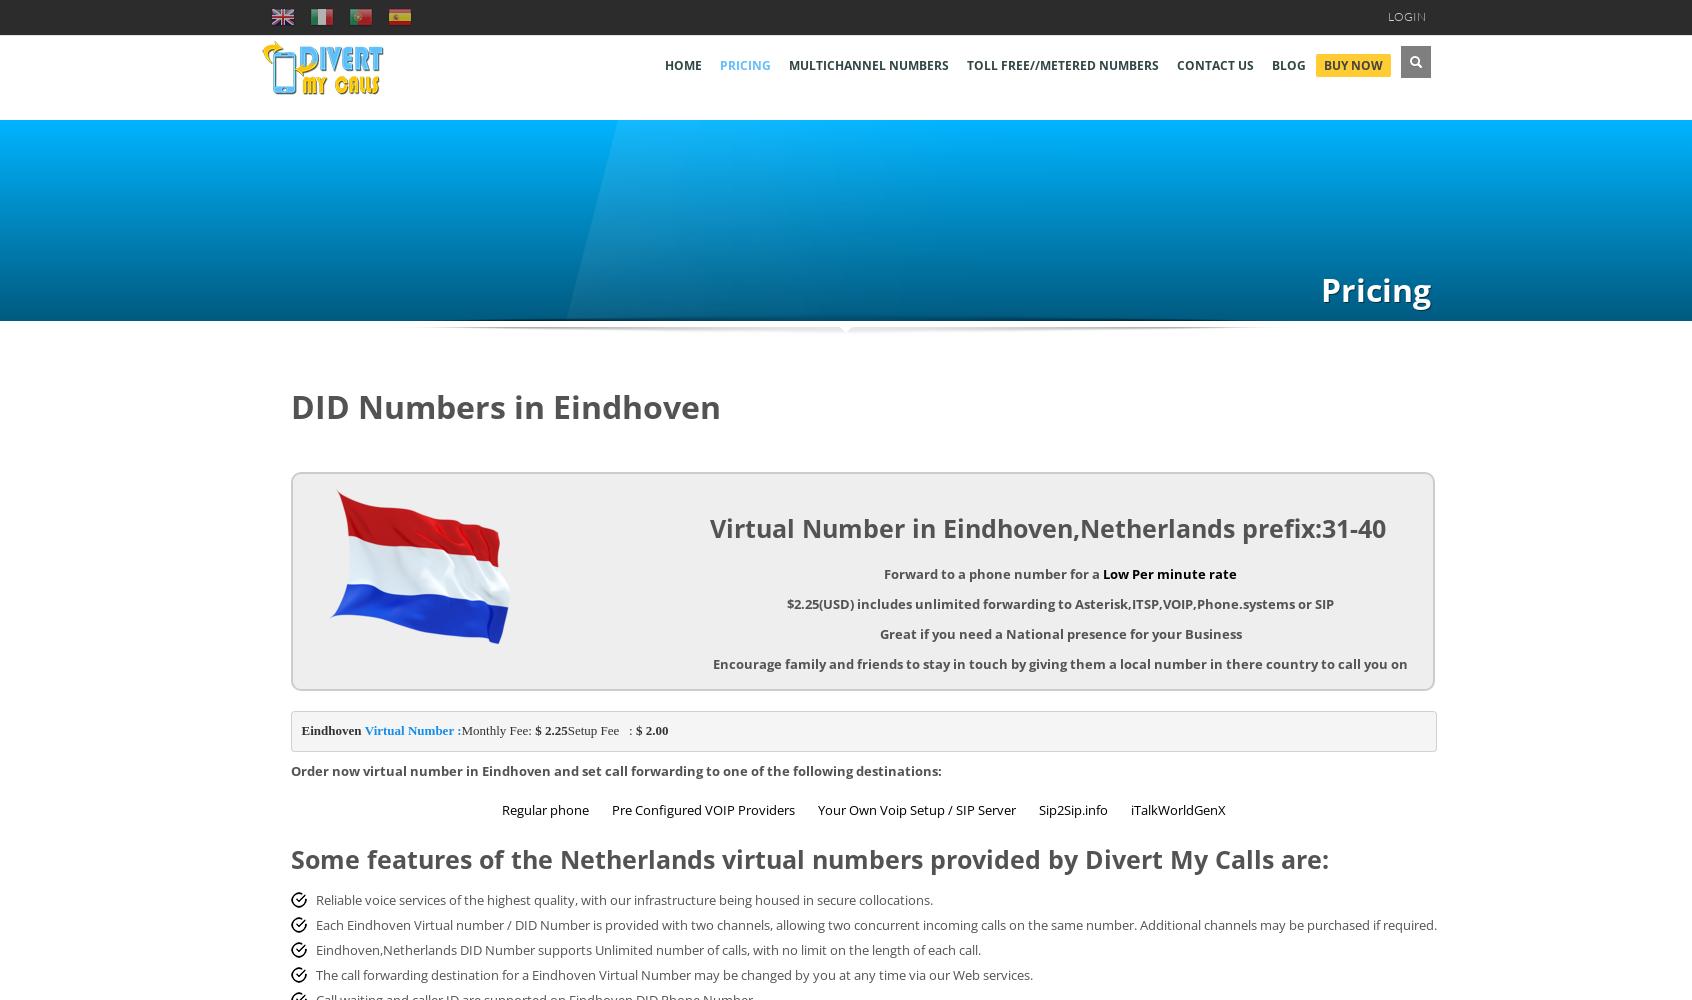 The width and height of the screenshot is (1692, 1000). What do you see at coordinates (822, 857) in the screenshot?
I see `'virtual numbers'` at bounding box center [822, 857].